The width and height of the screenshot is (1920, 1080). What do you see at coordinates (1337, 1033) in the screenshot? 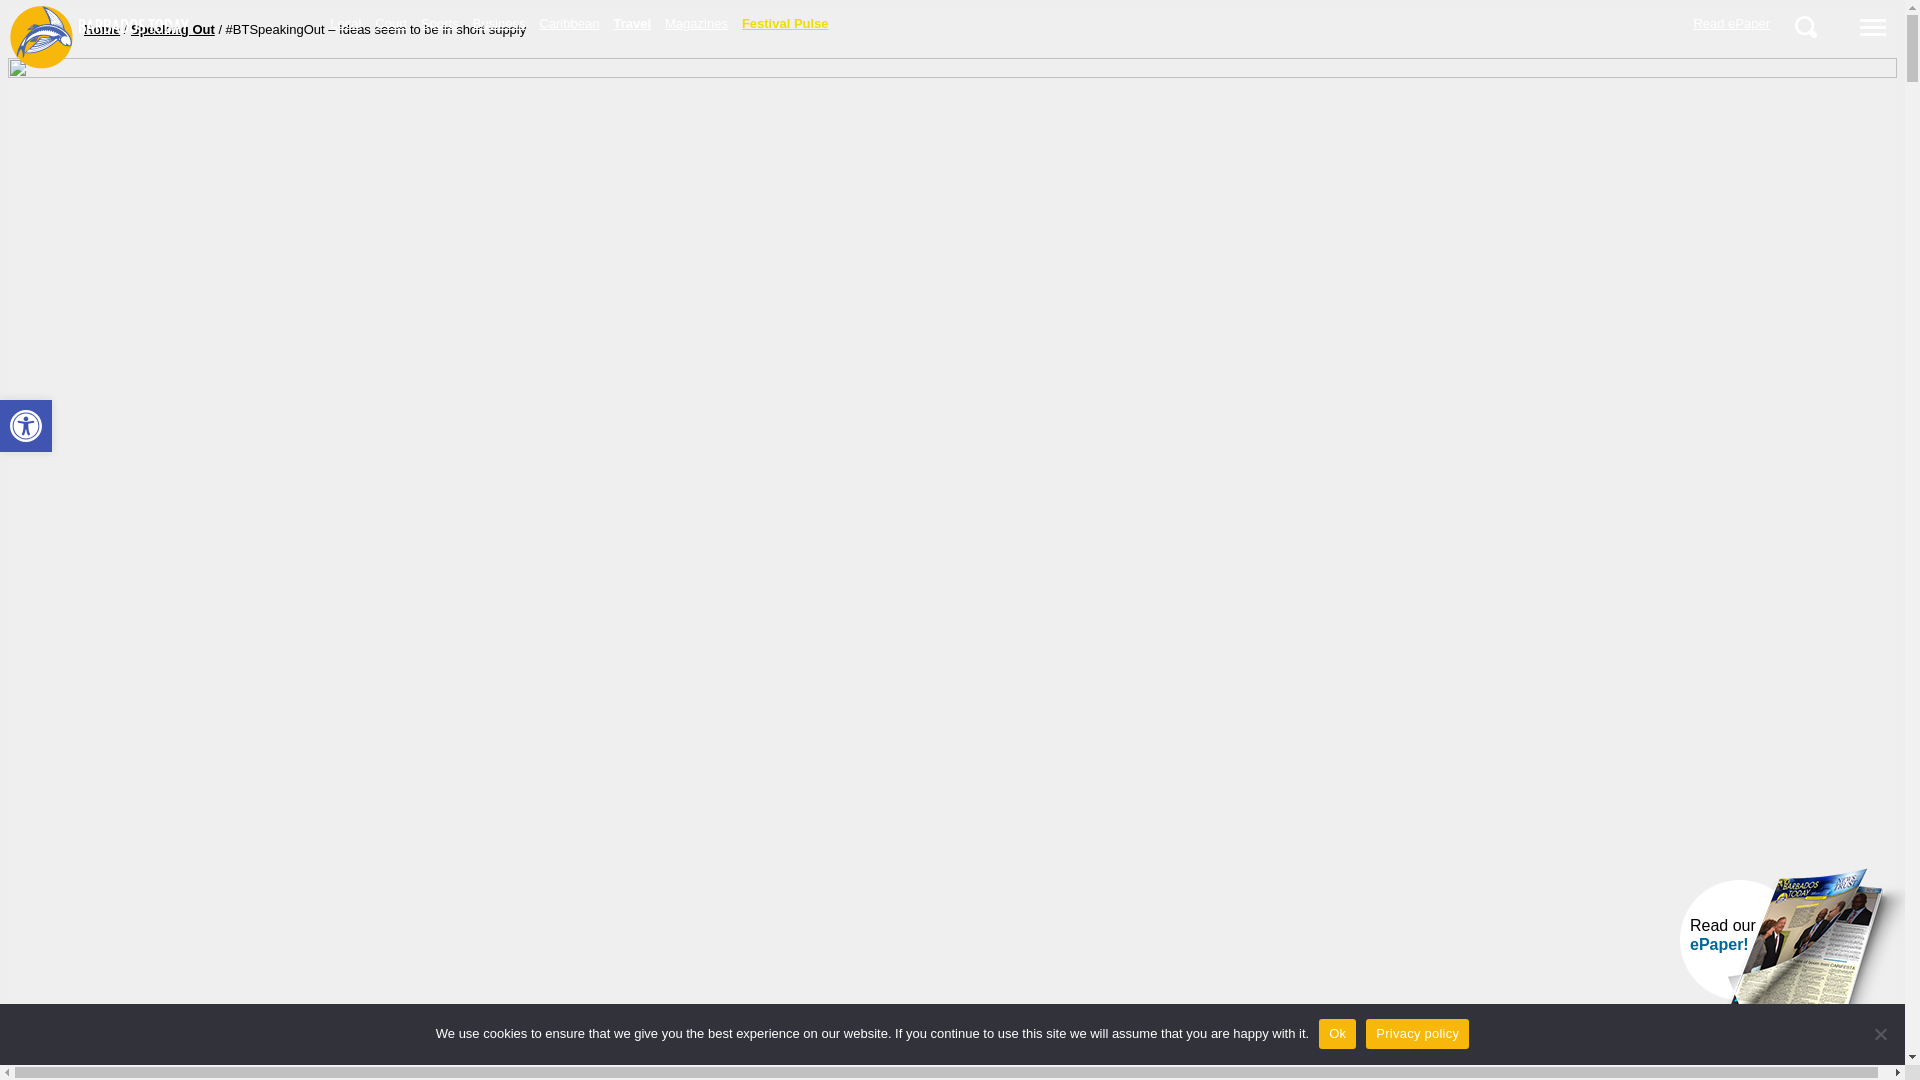
I see `'Ok'` at bounding box center [1337, 1033].